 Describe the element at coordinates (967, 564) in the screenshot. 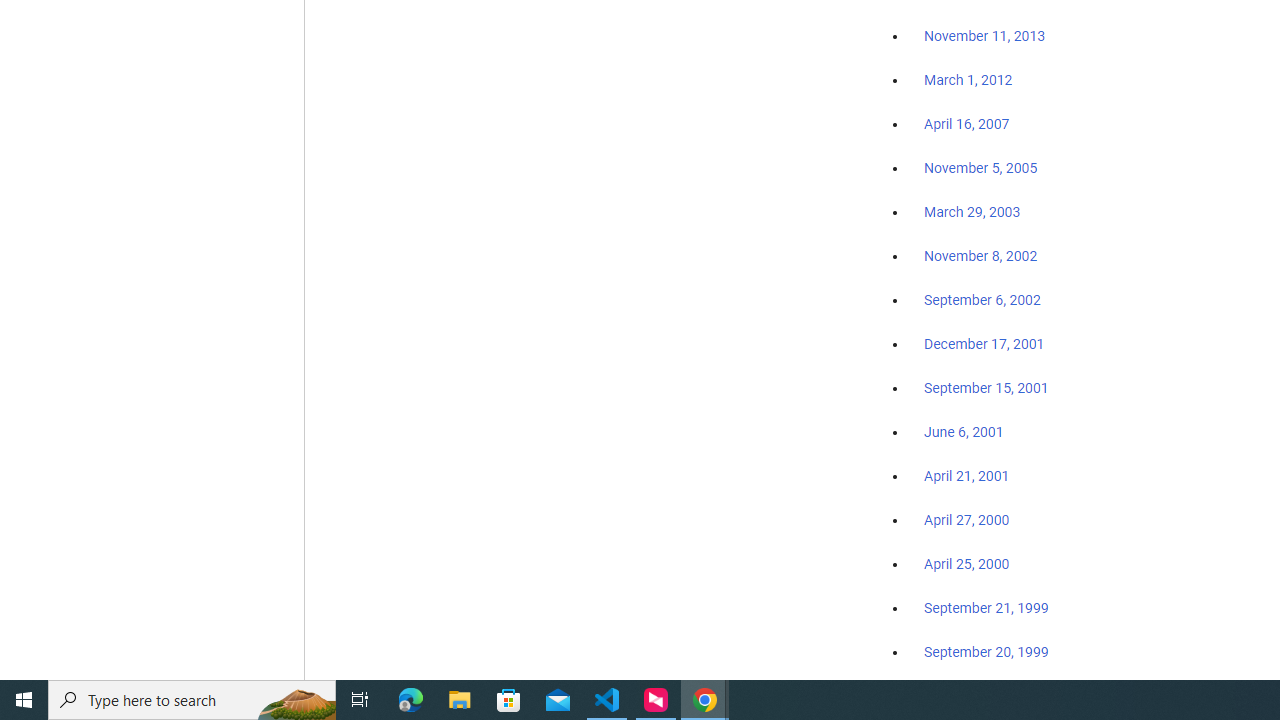

I see `'April 25, 2000'` at that location.